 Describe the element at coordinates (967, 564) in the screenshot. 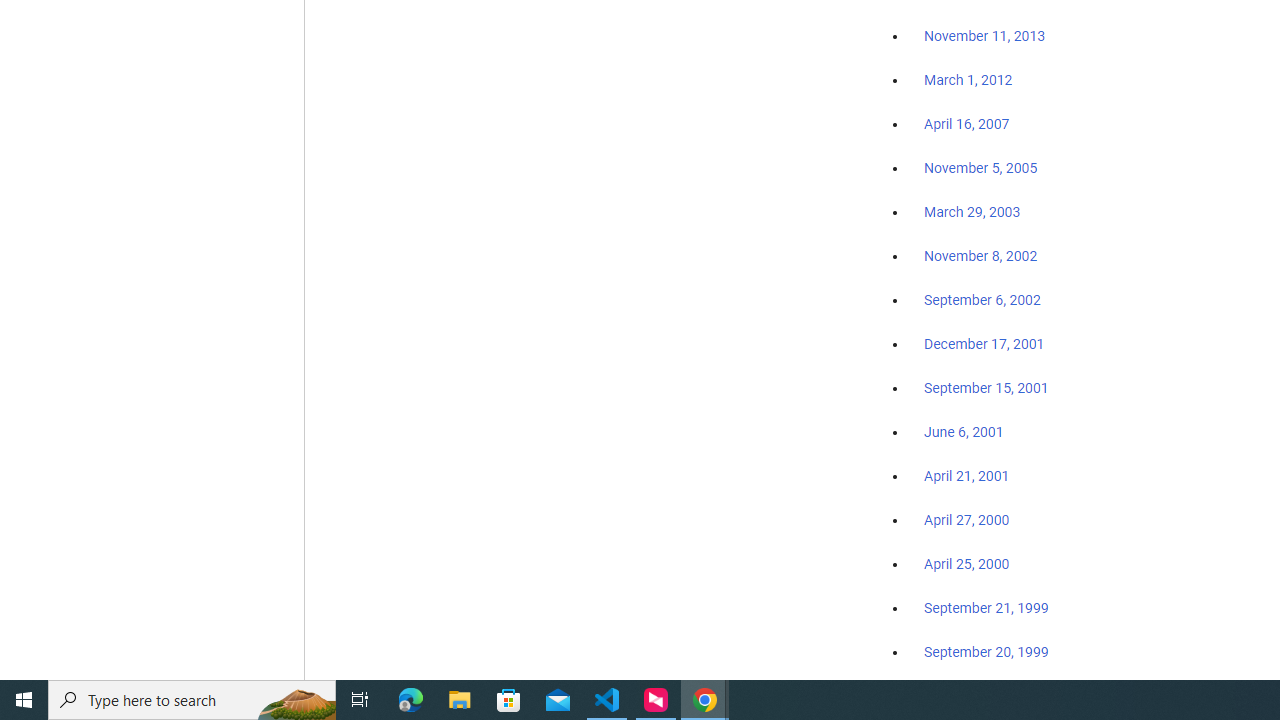

I see `'April 25, 2000'` at that location.